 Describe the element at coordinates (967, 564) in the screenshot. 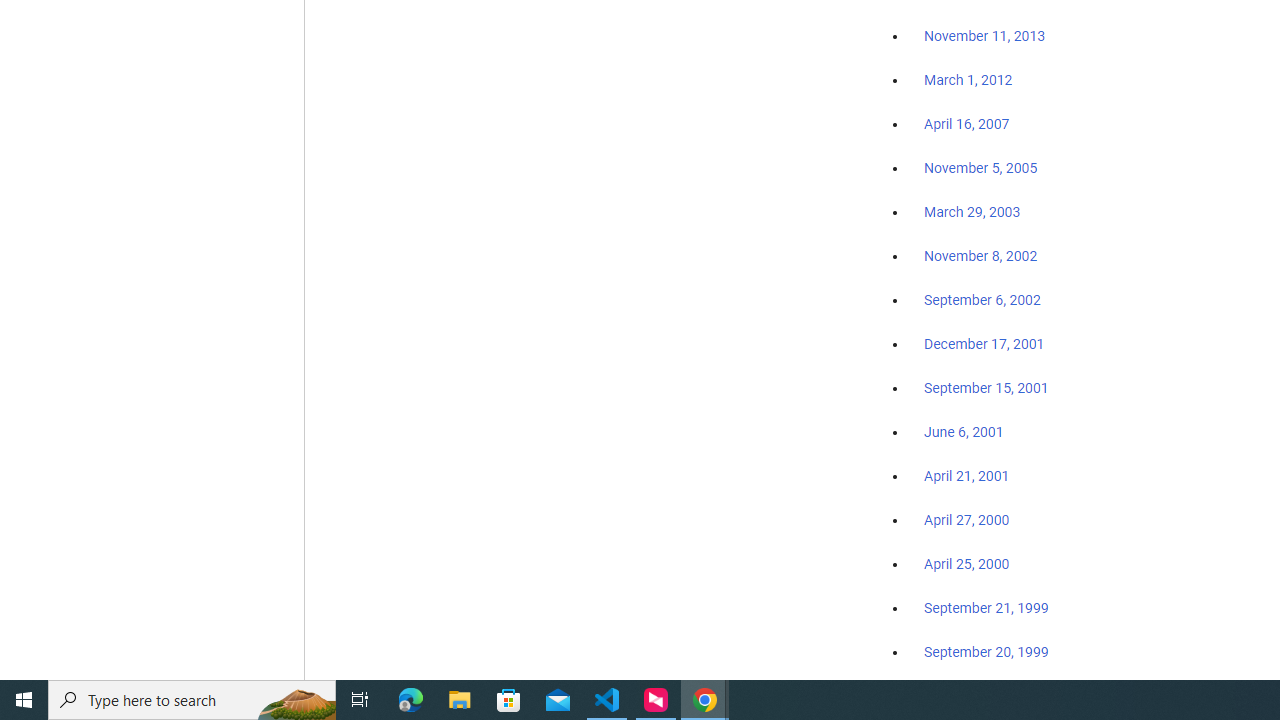

I see `'April 25, 2000'` at that location.